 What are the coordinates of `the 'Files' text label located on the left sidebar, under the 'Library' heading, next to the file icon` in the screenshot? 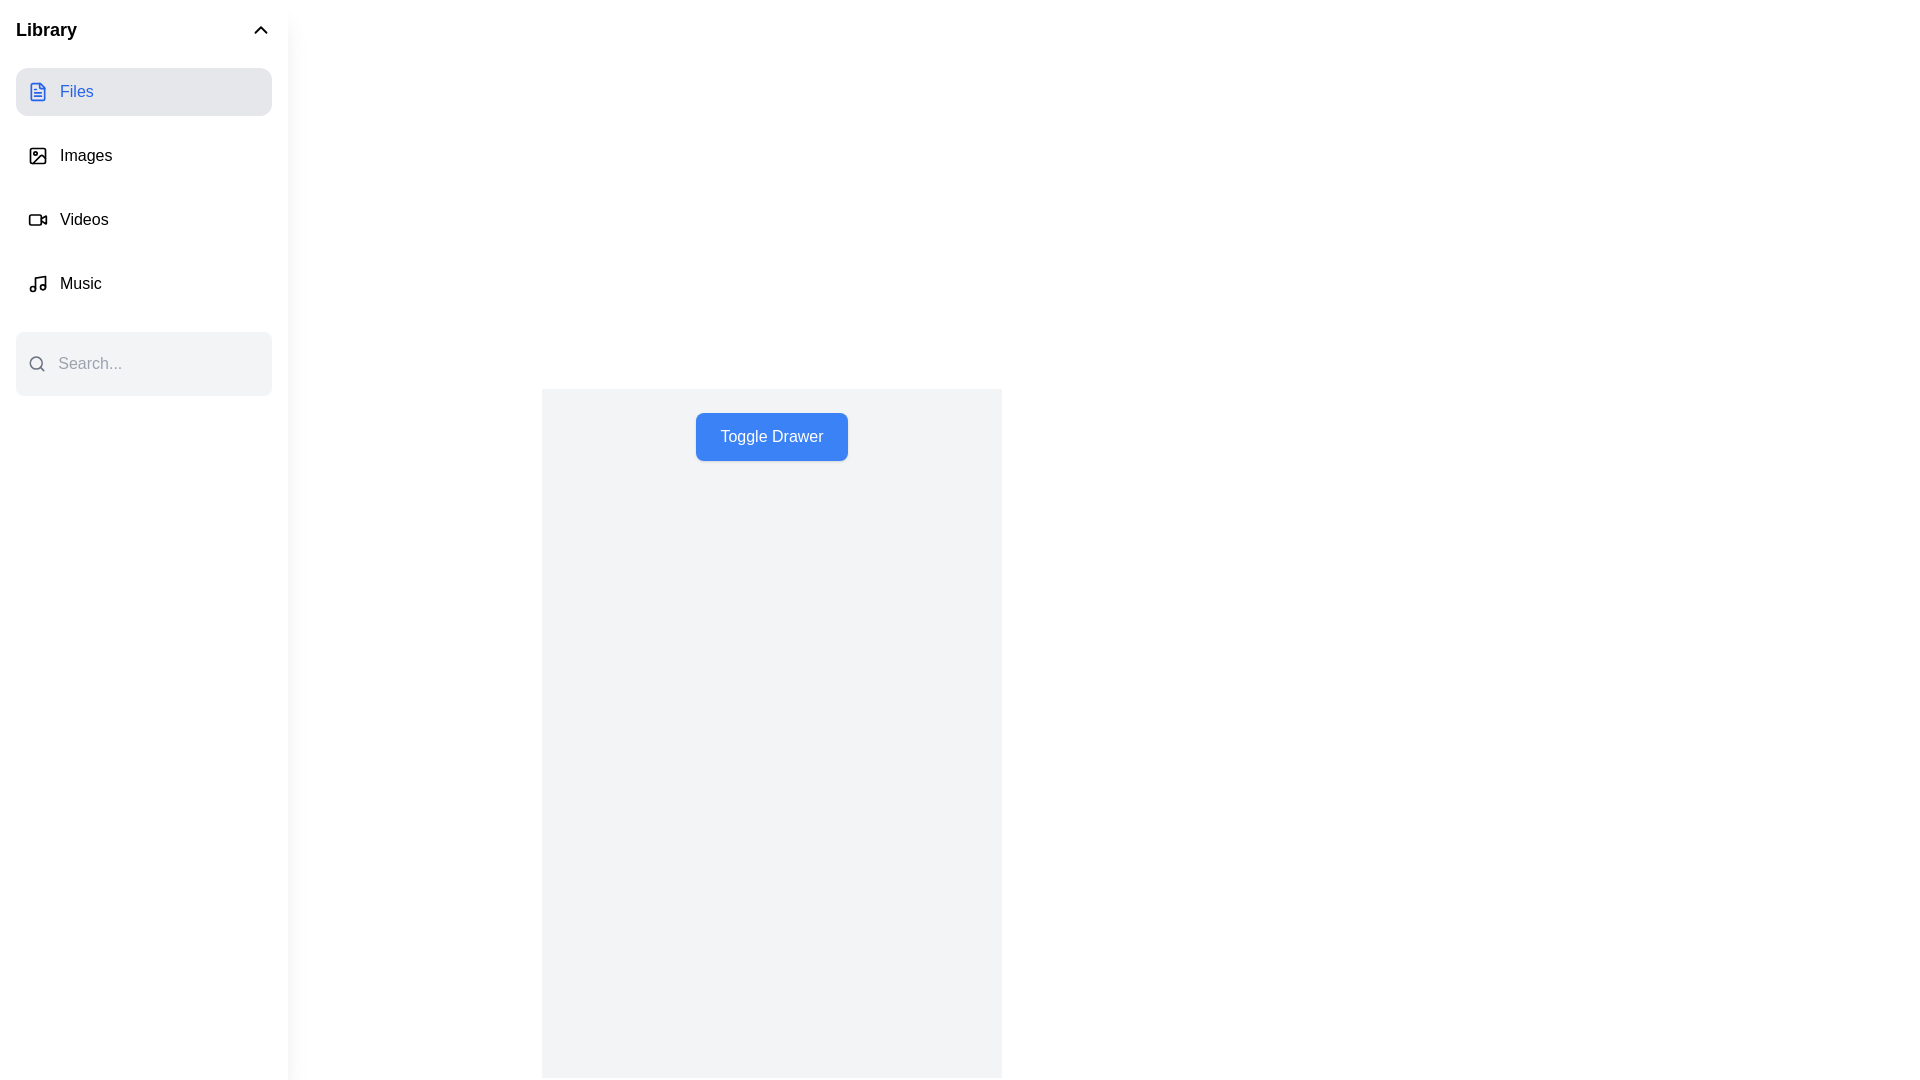 It's located at (76, 92).